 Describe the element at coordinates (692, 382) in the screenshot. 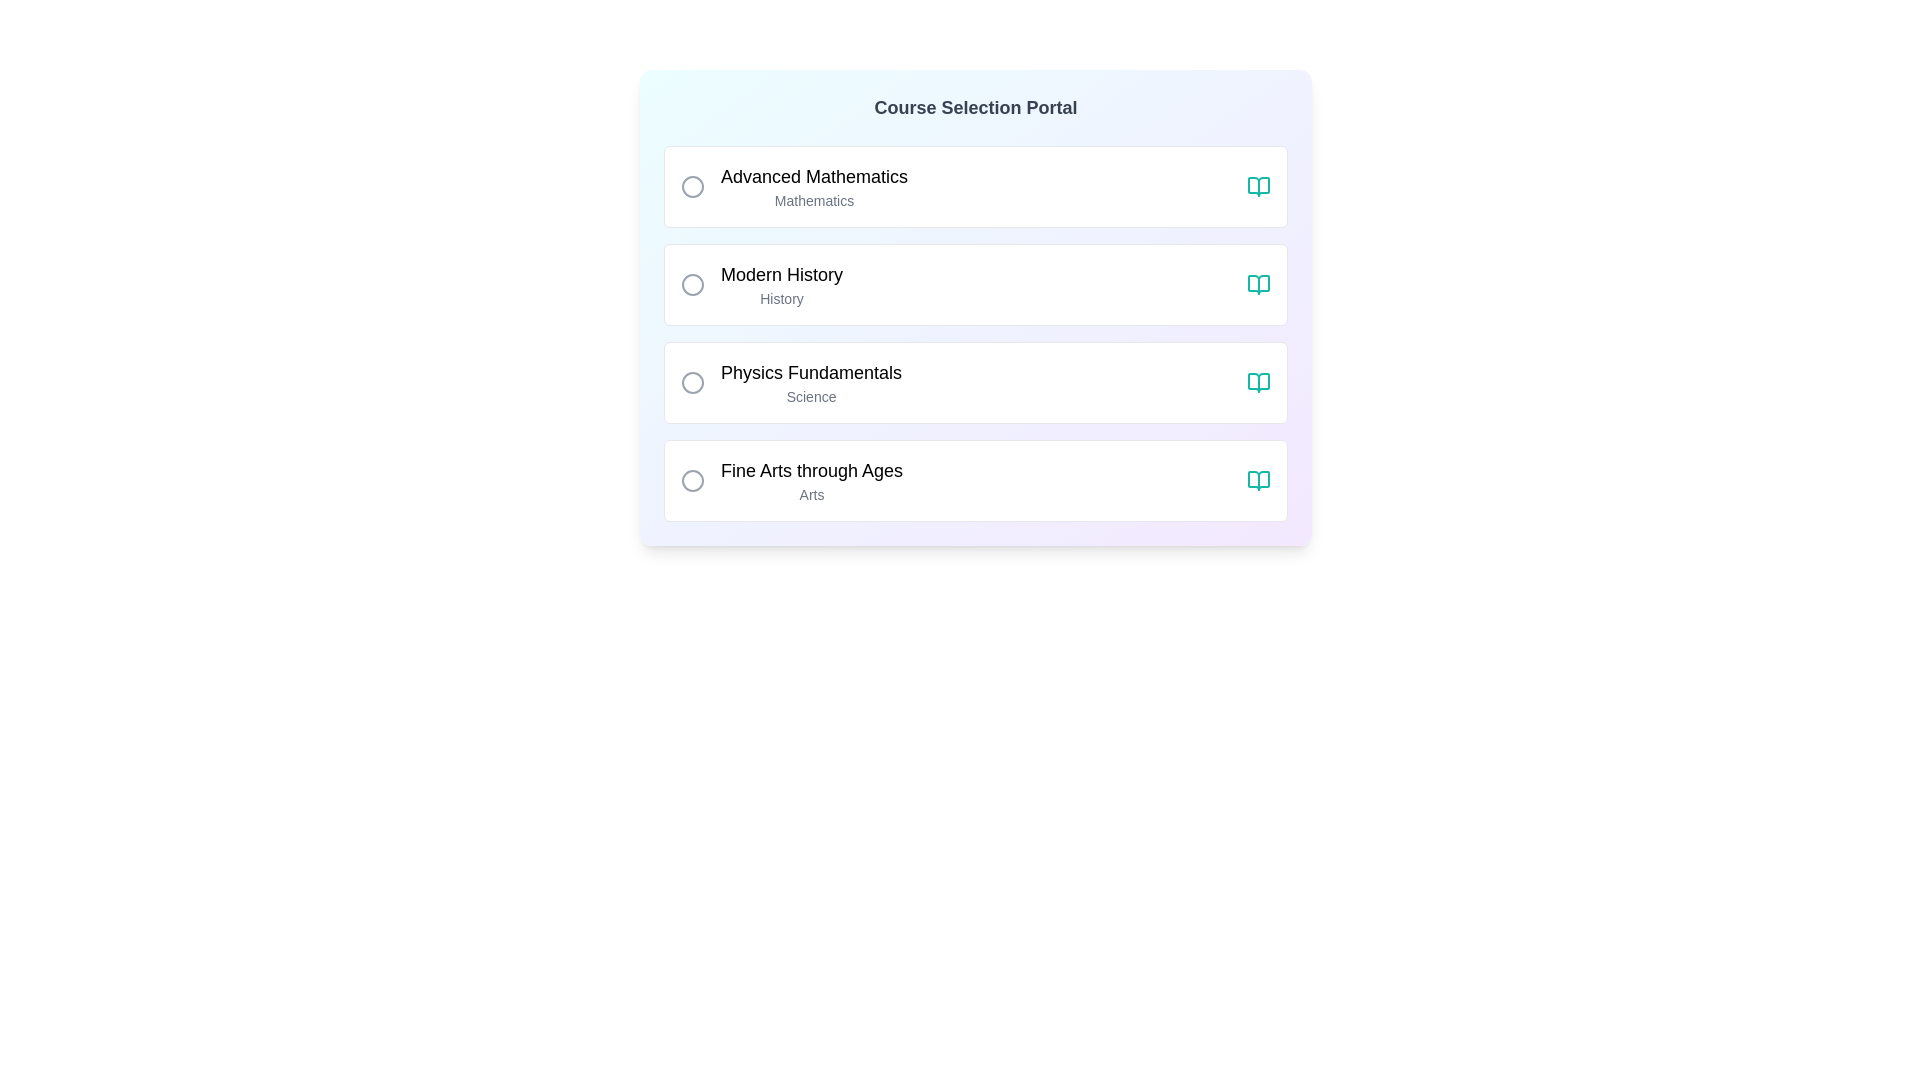

I see `the Circular SVG selection marker located to the left of the text 'Physics Fundamentals', which indicates an unselected state for the associated list item` at that location.